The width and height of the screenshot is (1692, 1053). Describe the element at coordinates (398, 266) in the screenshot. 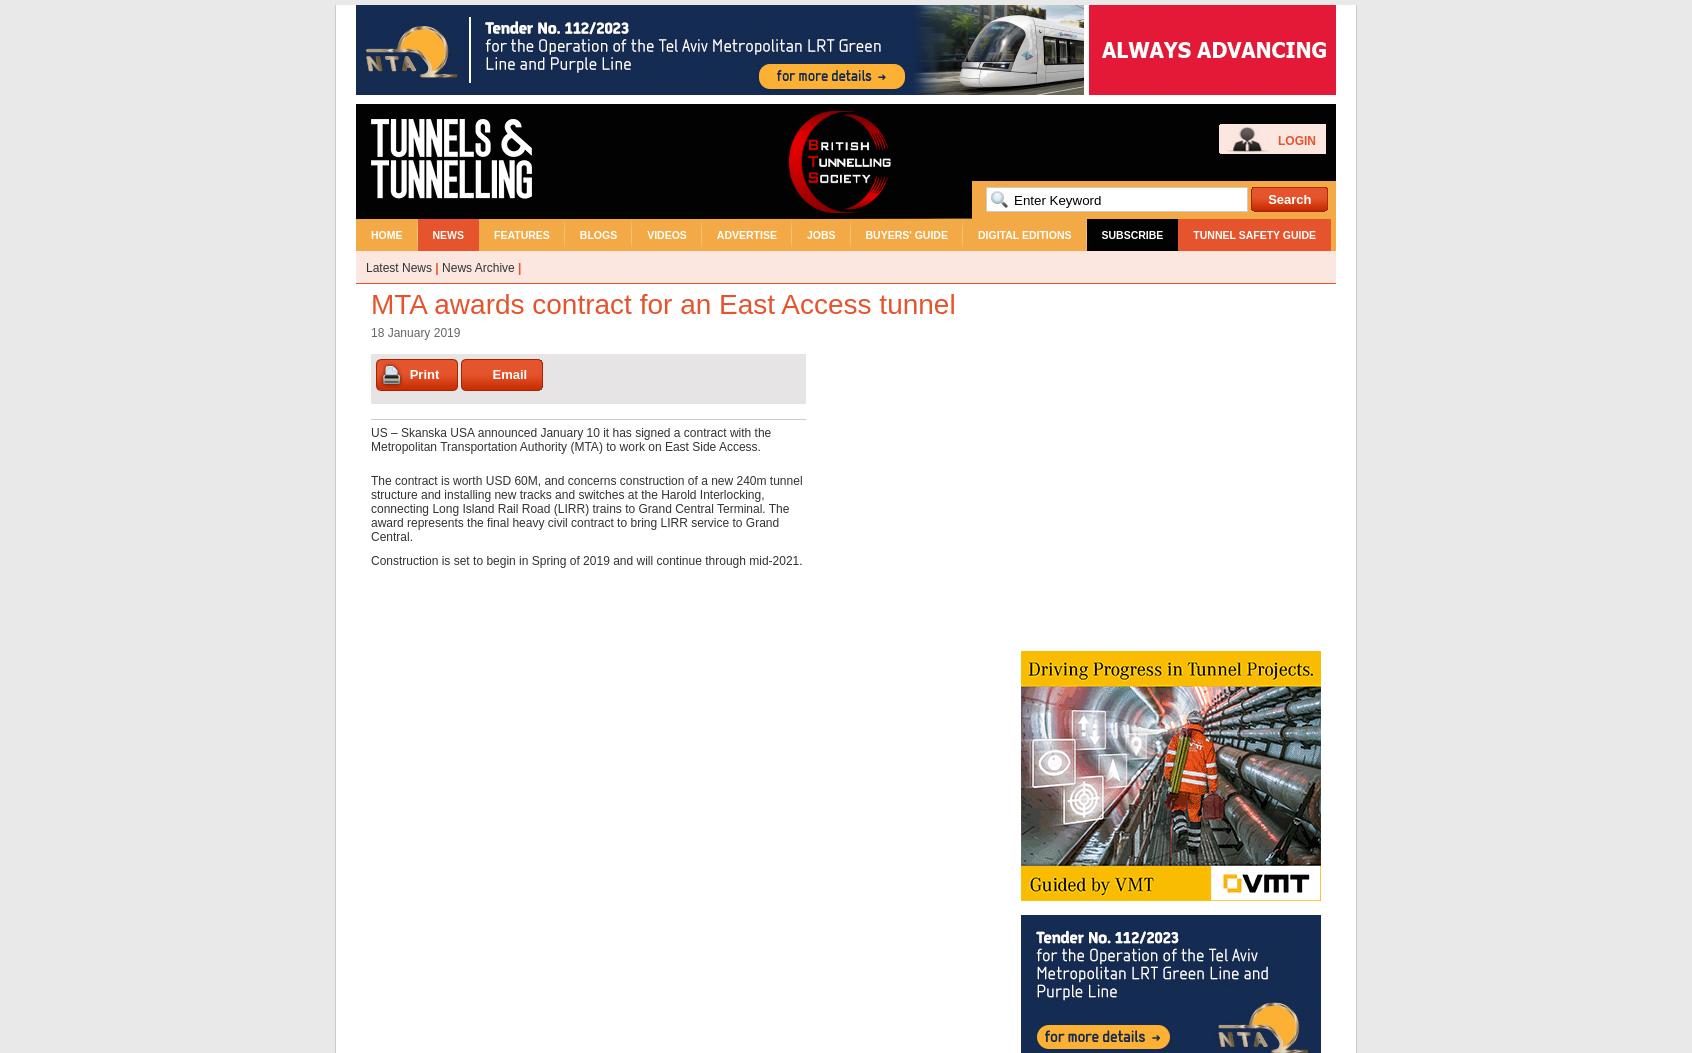

I see `'Latest News'` at that location.